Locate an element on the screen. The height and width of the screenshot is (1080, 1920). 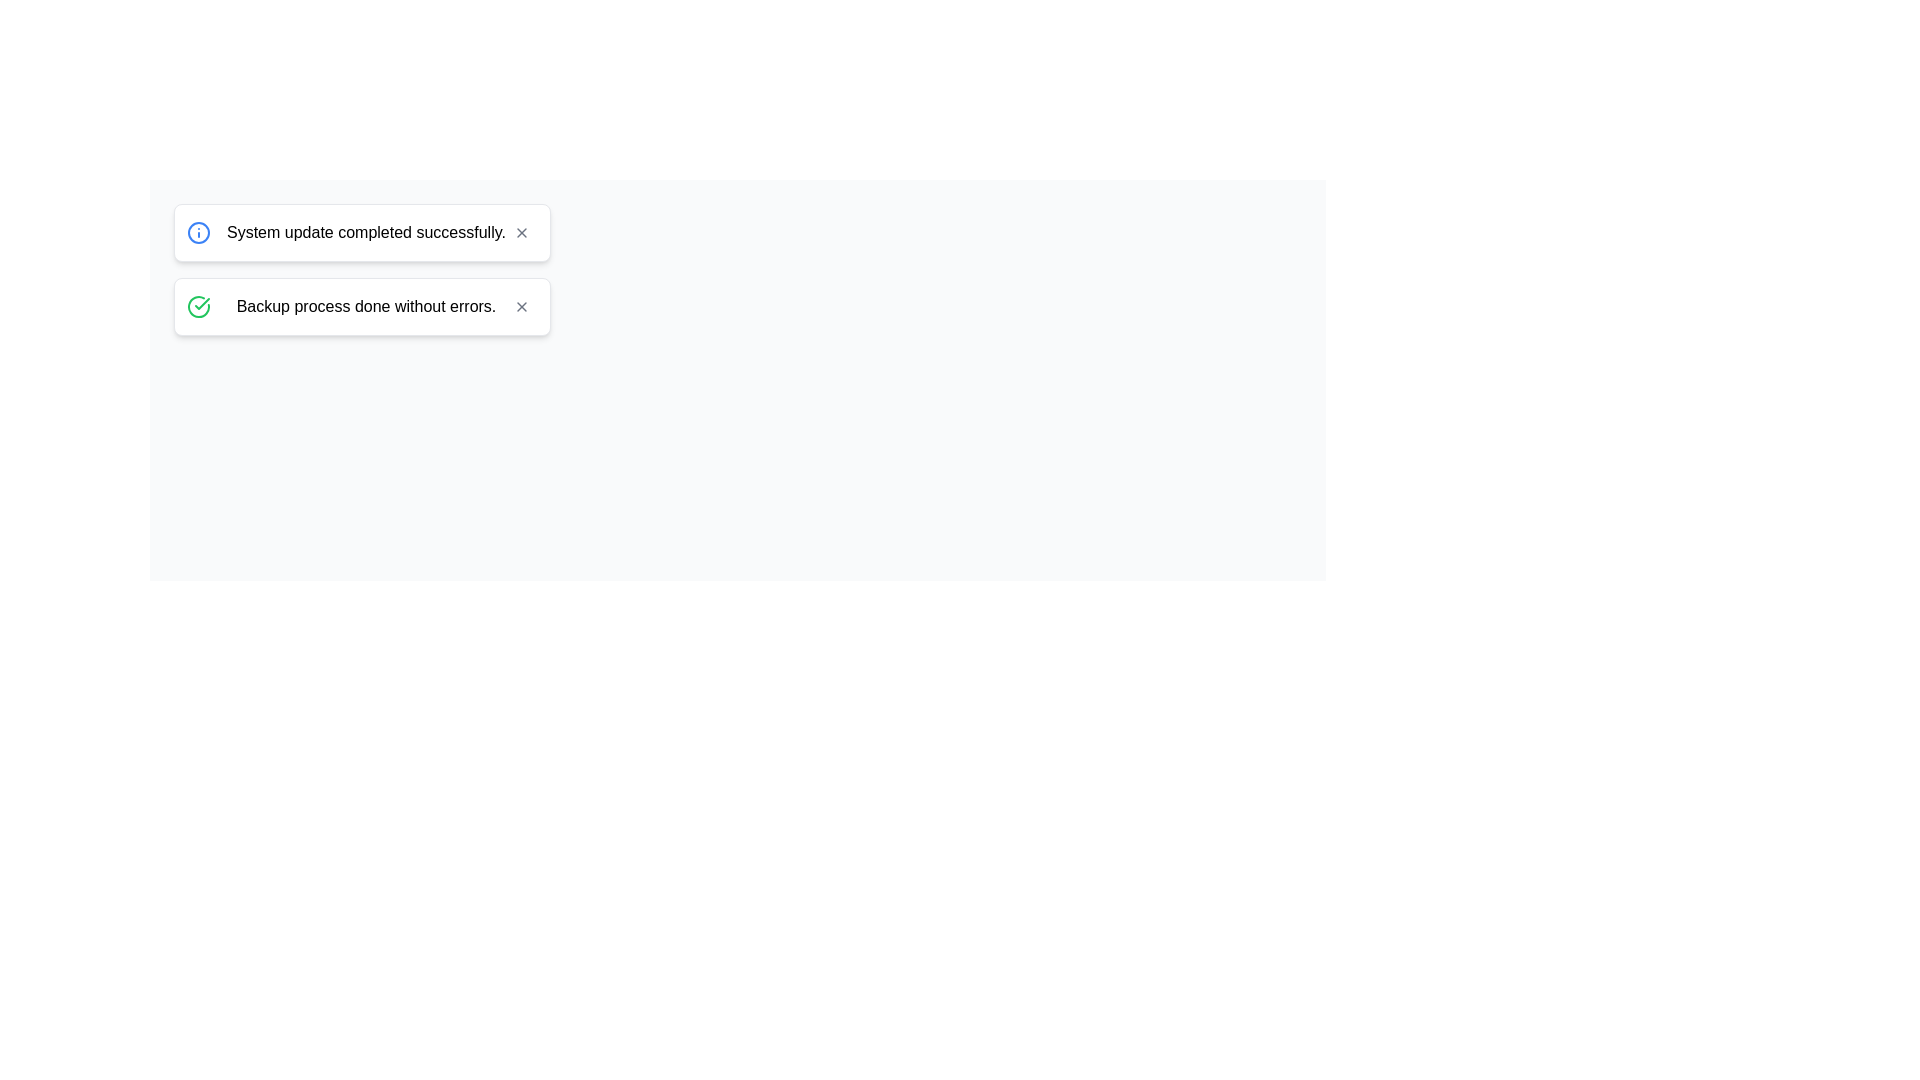
the circular green checkmark icon indicating a successful operation, located at the leftmost side of the notification box for visual confirmation is located at coordinates (198, 307).